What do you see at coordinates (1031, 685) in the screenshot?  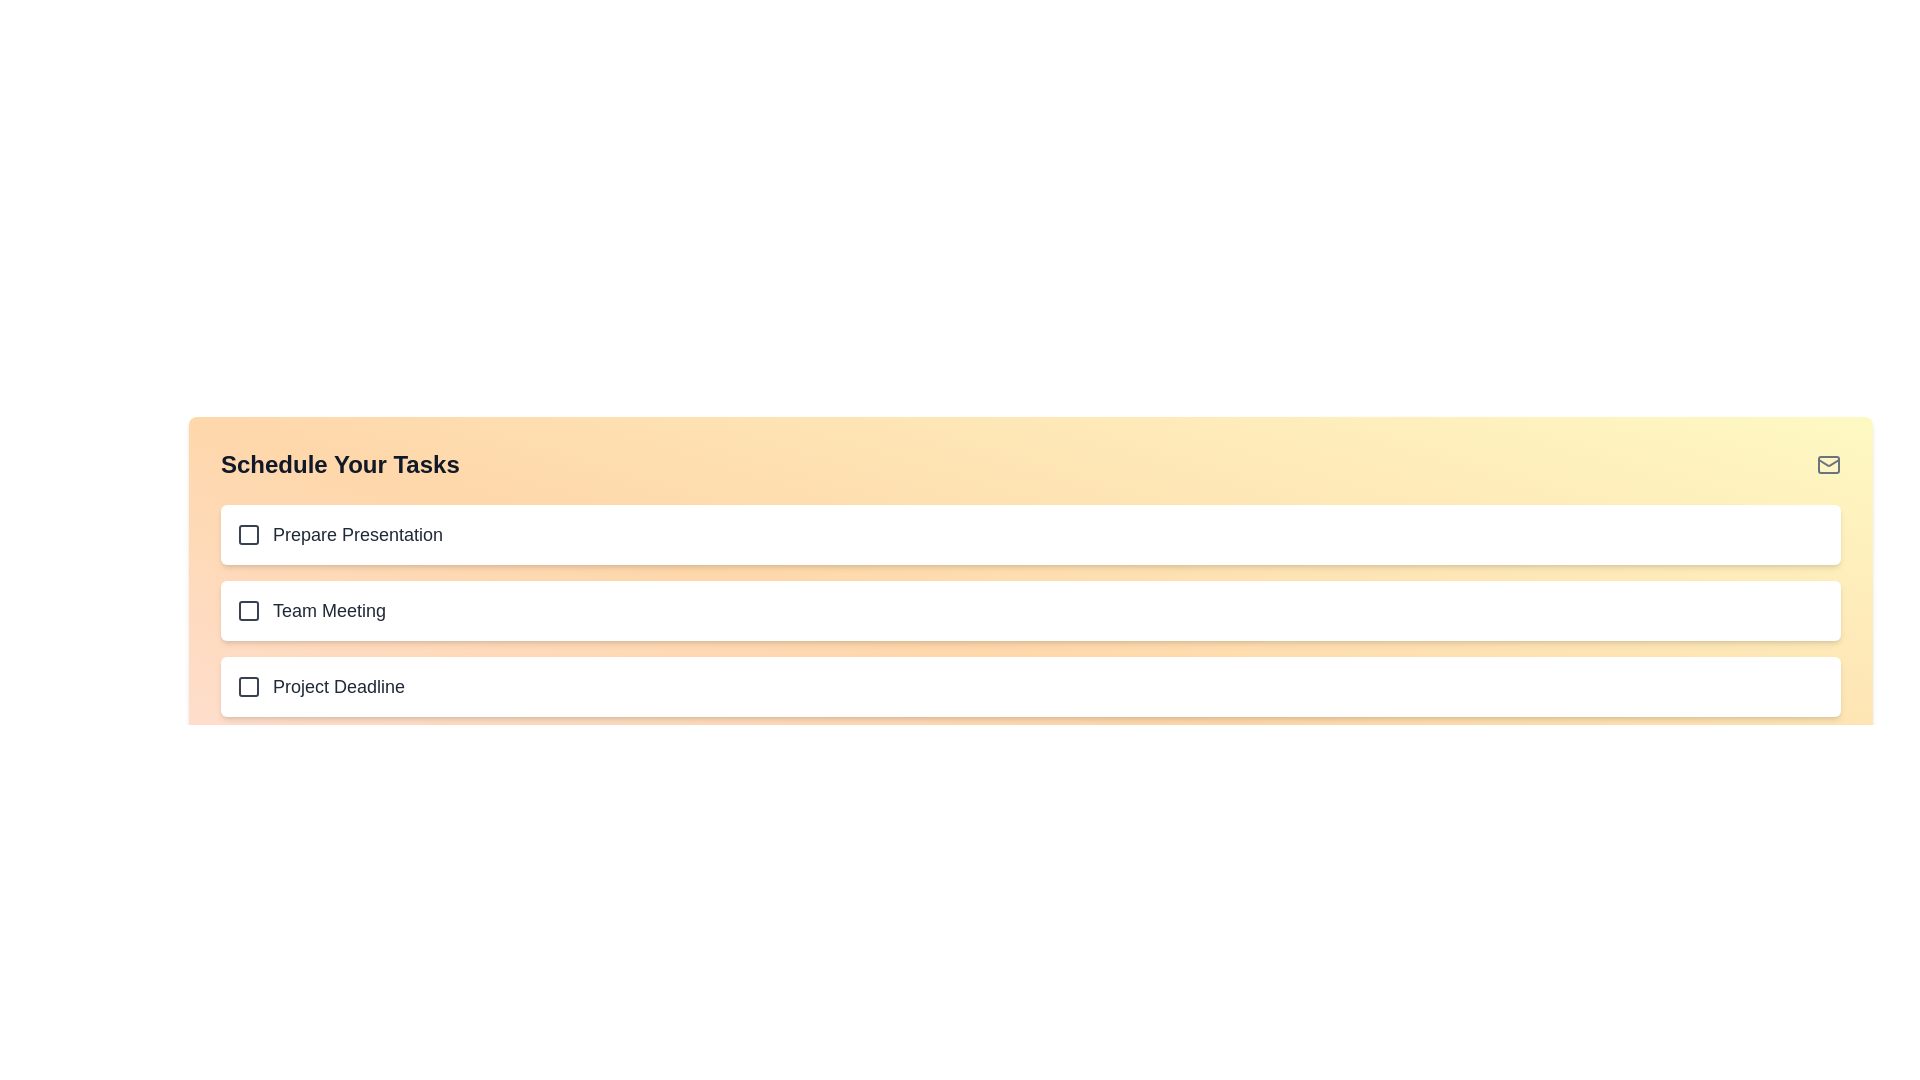 I see `the 'Project Deadline' checkbox, which is the third item in a vertically stacked list, positioned below 'Prepare Presentation' and 'Team Meeting', and above 'Client Feedback'` at bounding box center [1031, 685].